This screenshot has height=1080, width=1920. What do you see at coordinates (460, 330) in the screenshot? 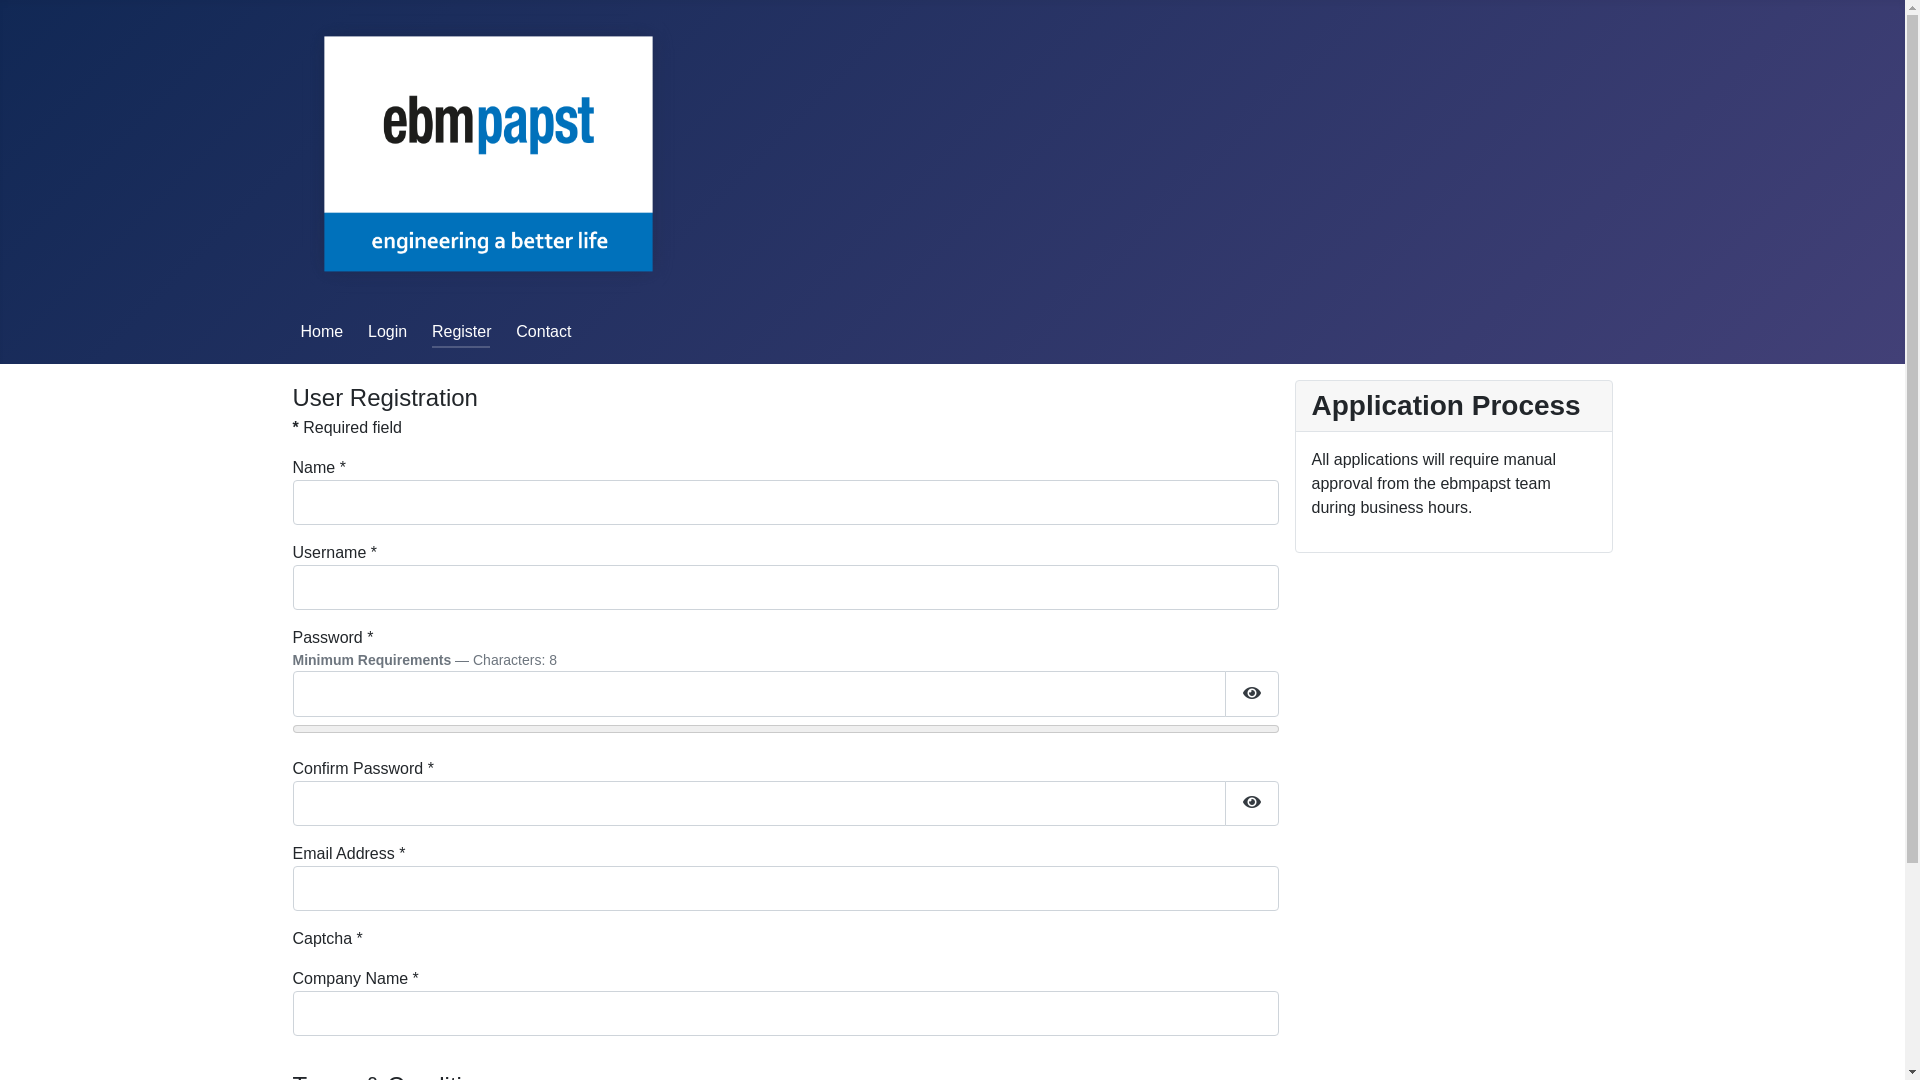
I see `'Register'` at bounding box center [460, 330].